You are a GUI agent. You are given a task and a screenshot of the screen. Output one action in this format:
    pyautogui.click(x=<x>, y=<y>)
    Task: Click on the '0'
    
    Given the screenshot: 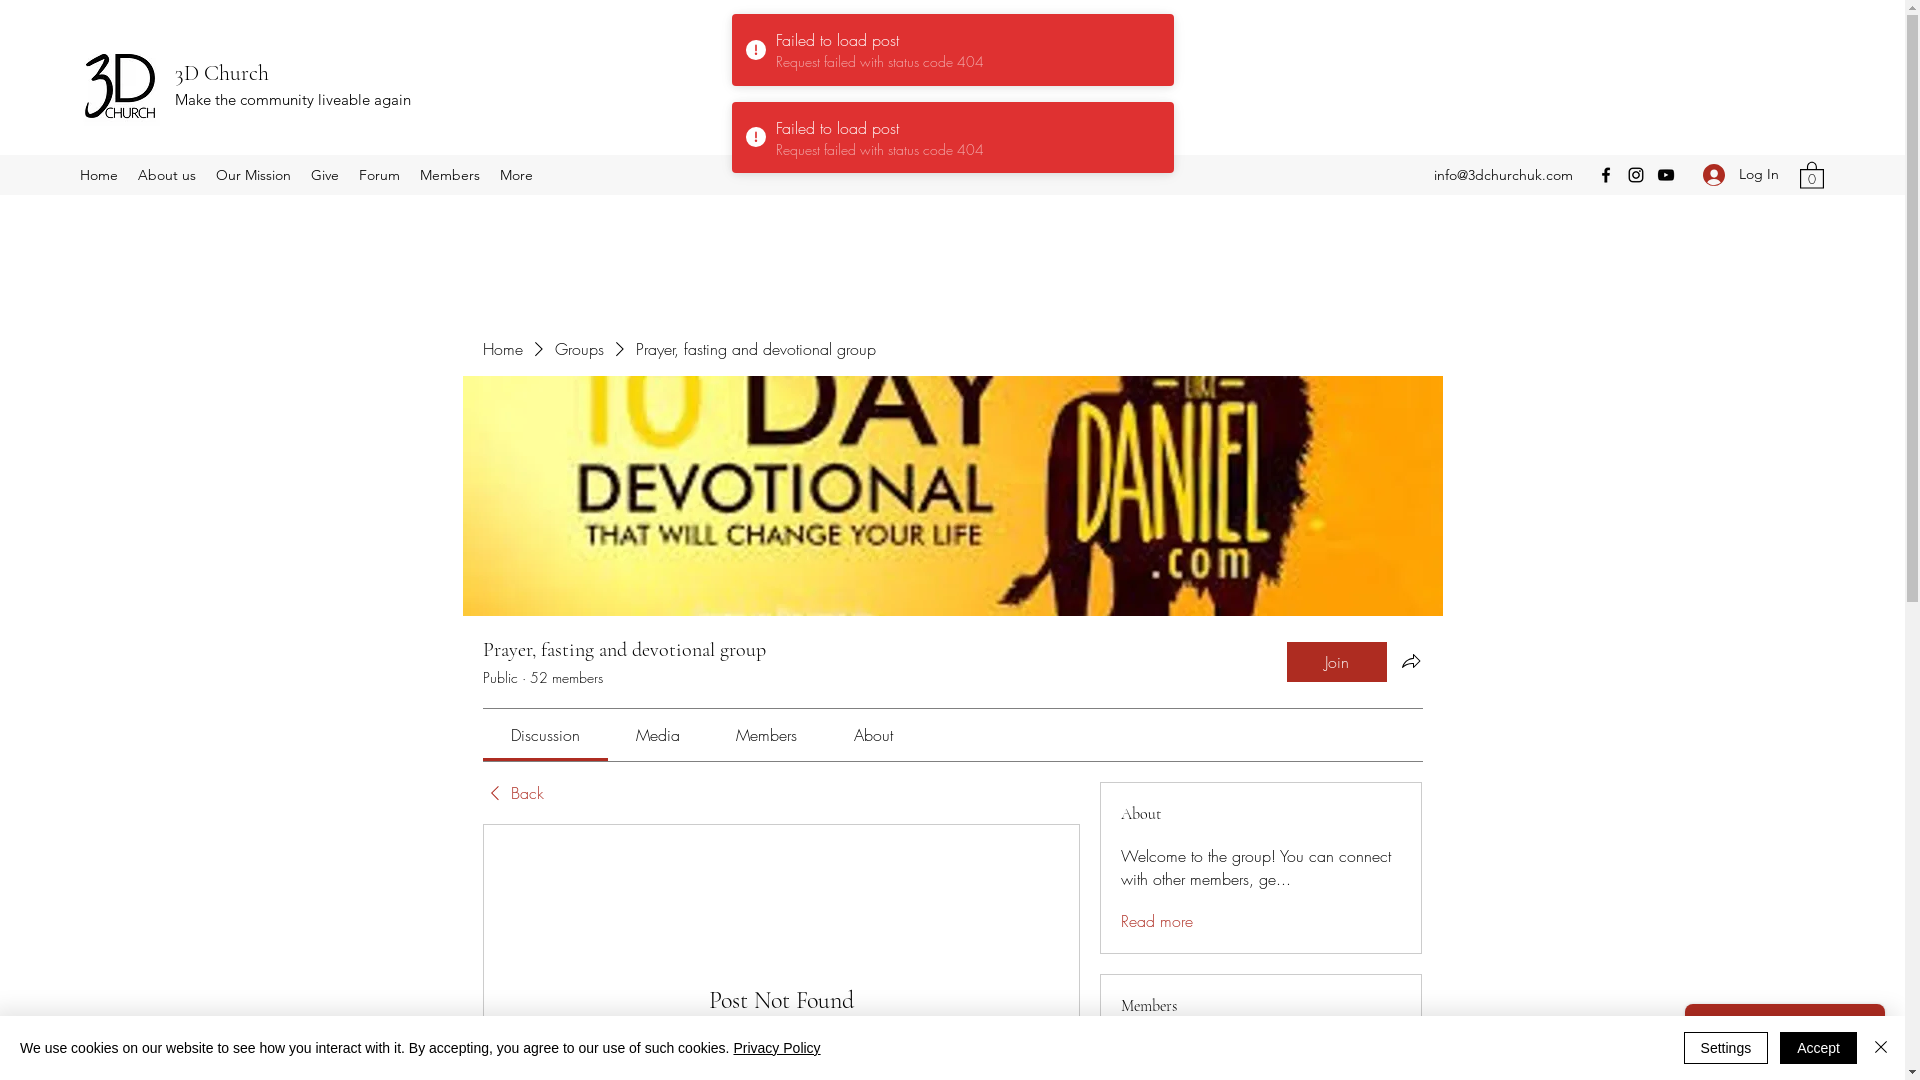 What is the action you would take?
    pyautogui.click(x=1811, y=173)
    